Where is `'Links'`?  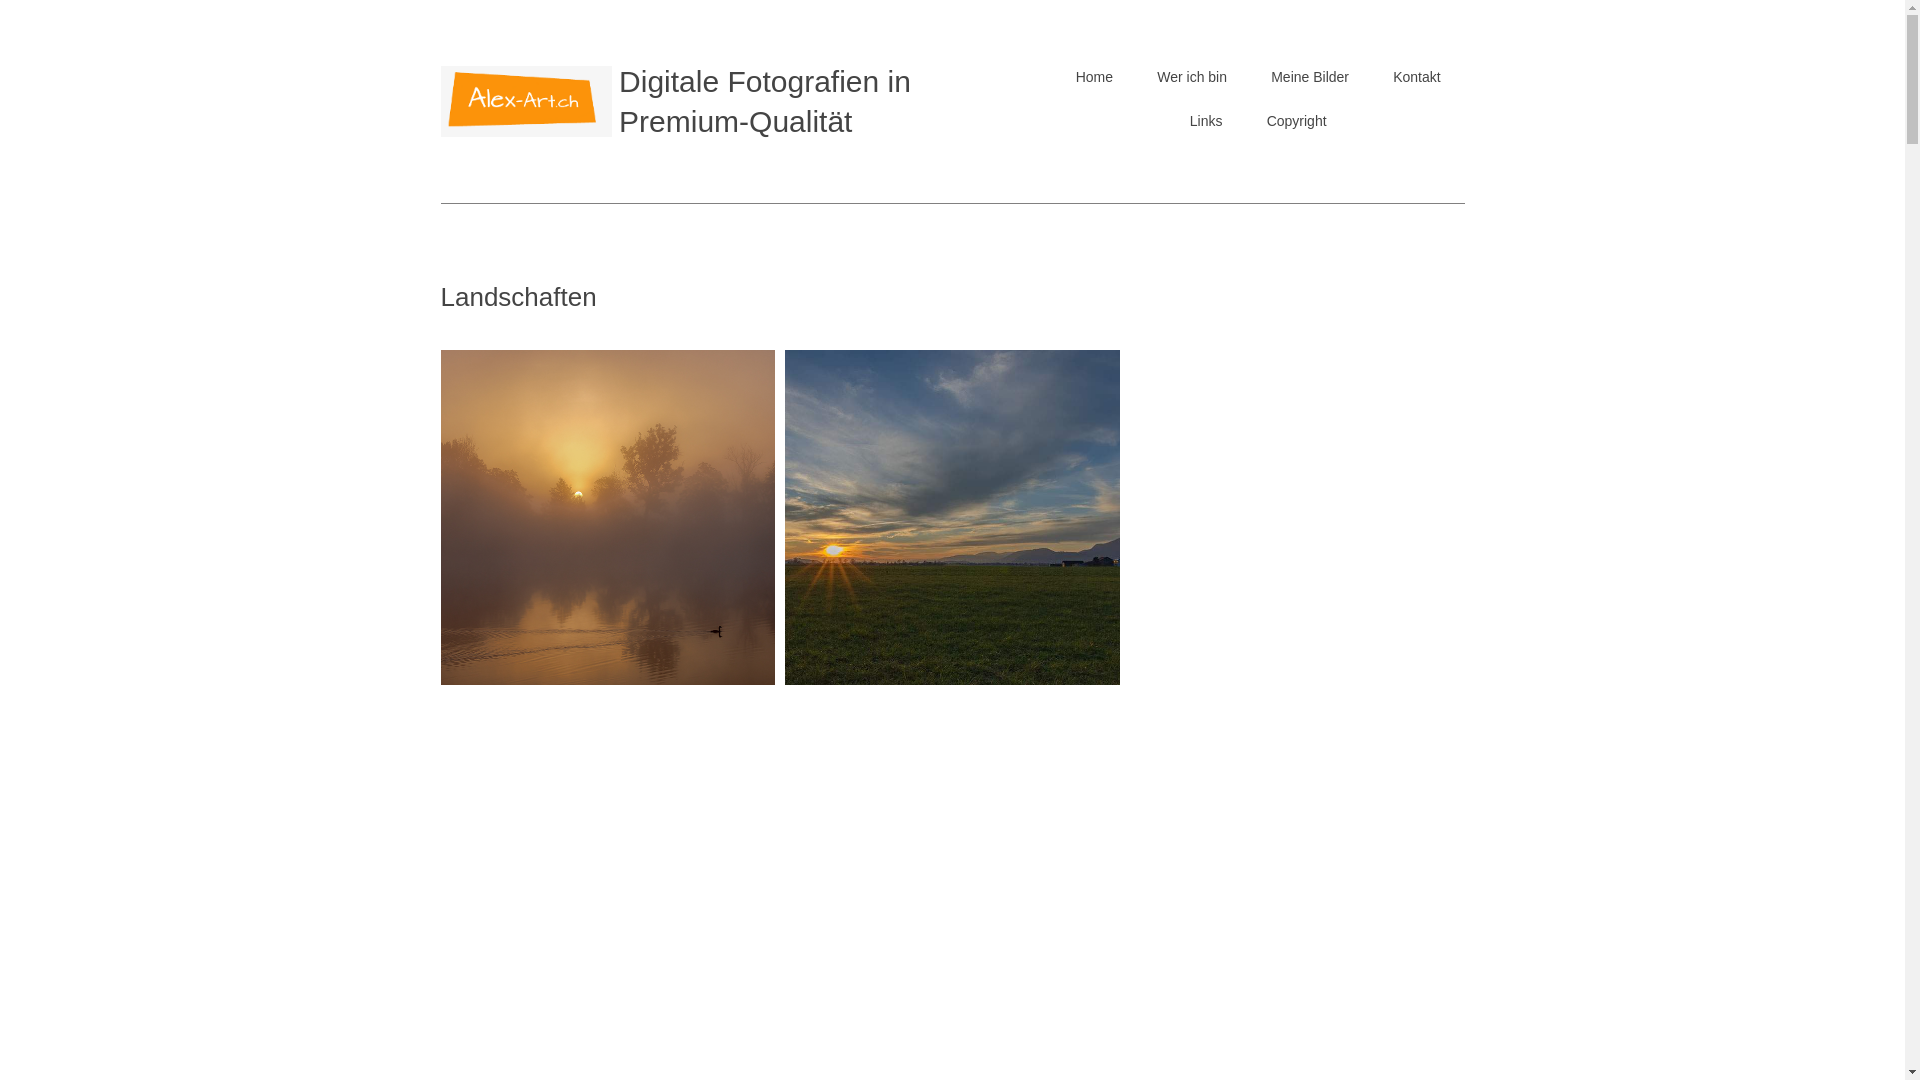
'Links' is located at coordinates (1205, 120).